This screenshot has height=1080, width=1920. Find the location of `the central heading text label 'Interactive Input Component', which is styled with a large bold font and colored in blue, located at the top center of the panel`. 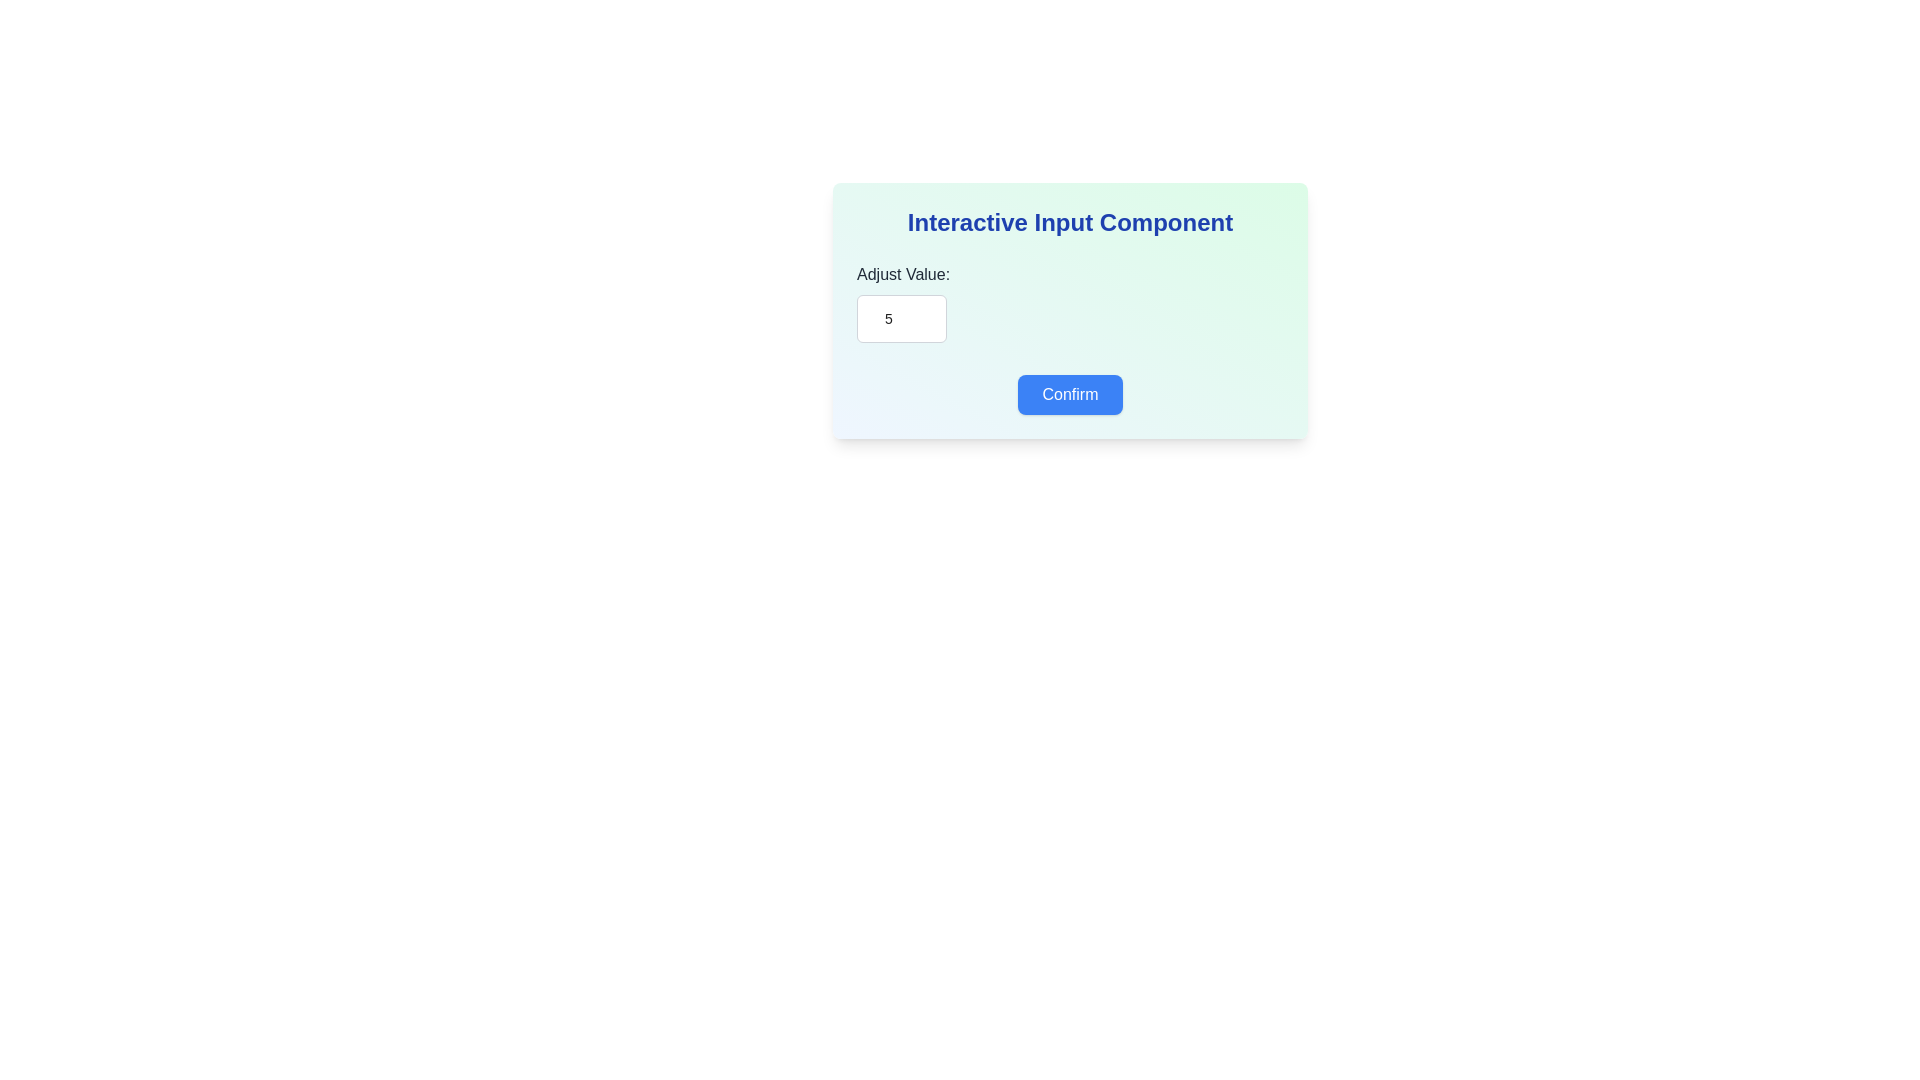

the central heading text label 'Interactive Input Component', which is styled with a large bold font and colored in blue, located at the top center of the panel is located at coordinates (1069, 223).